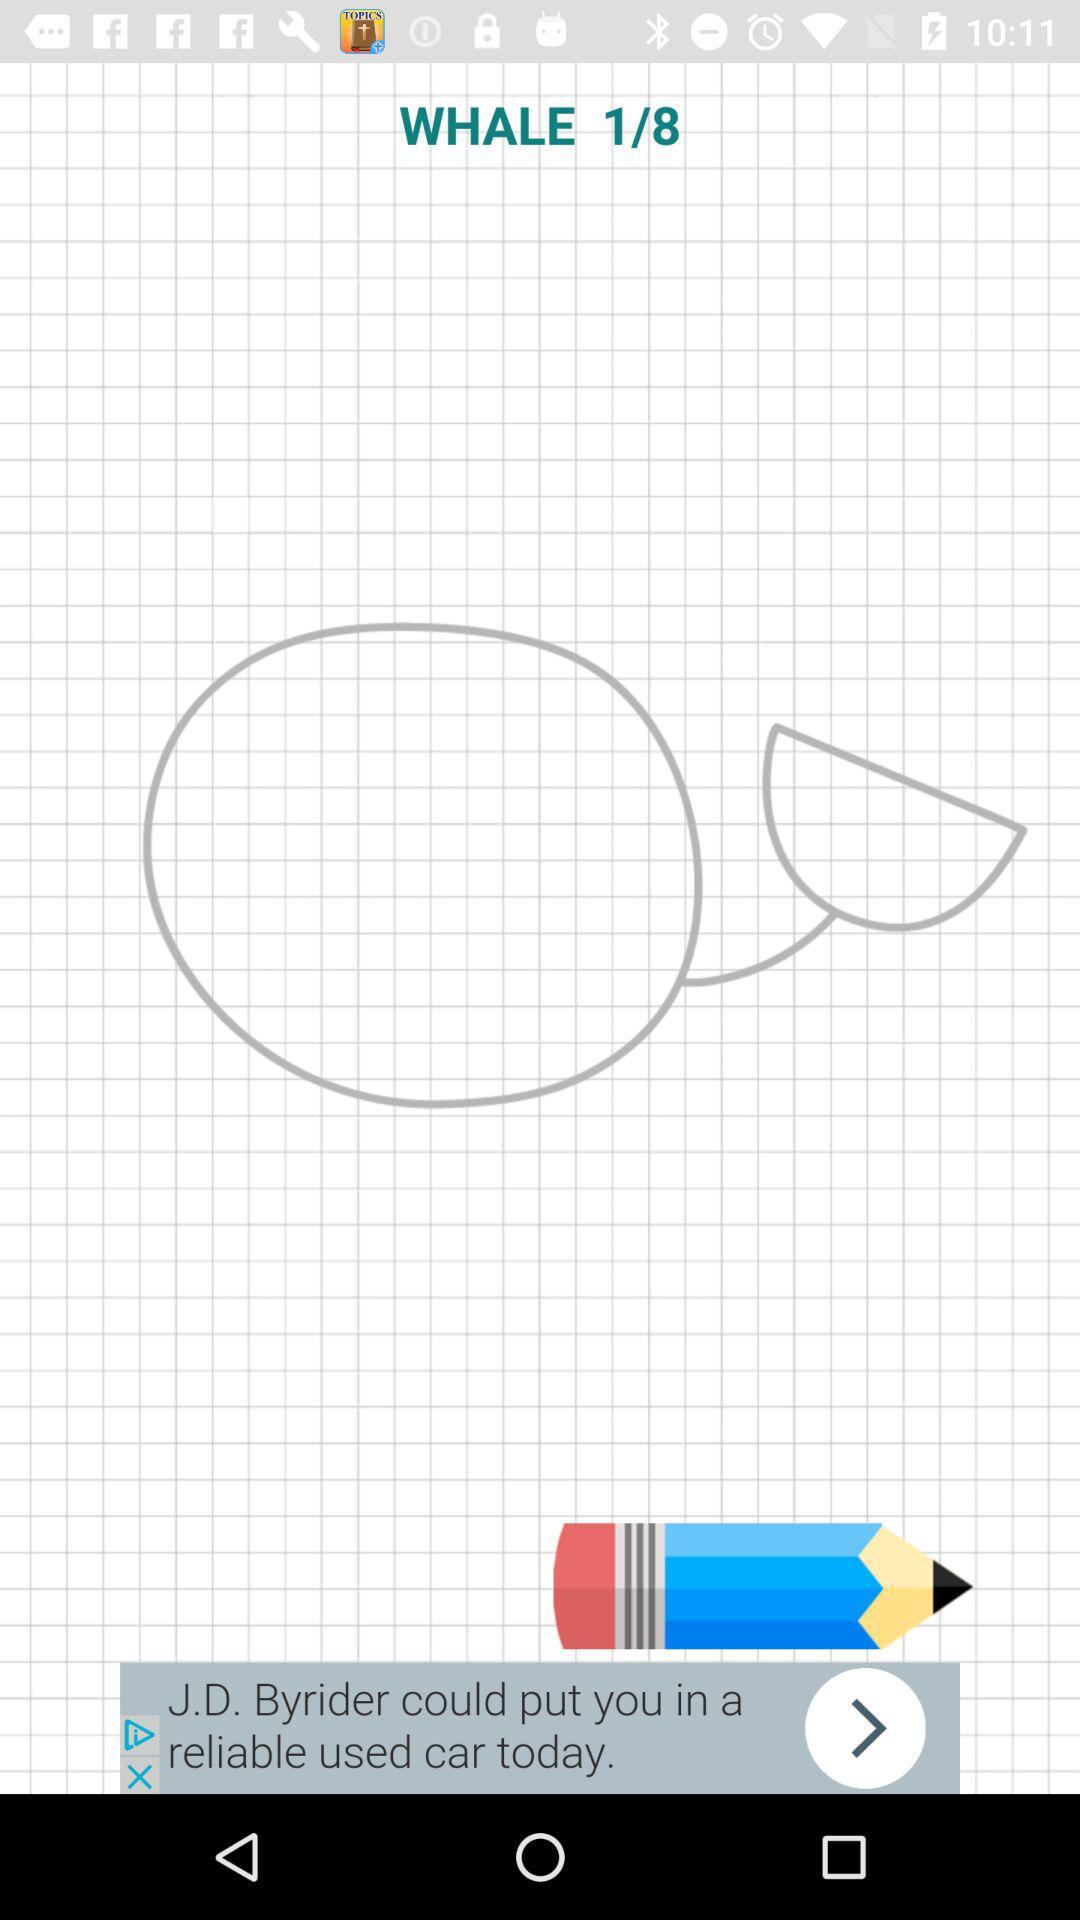 The width and height of the screenshot is (1080, 1920). Describe the element at coordinates (540, 1727) in the screenshot. I see `next arrow button` at that location.